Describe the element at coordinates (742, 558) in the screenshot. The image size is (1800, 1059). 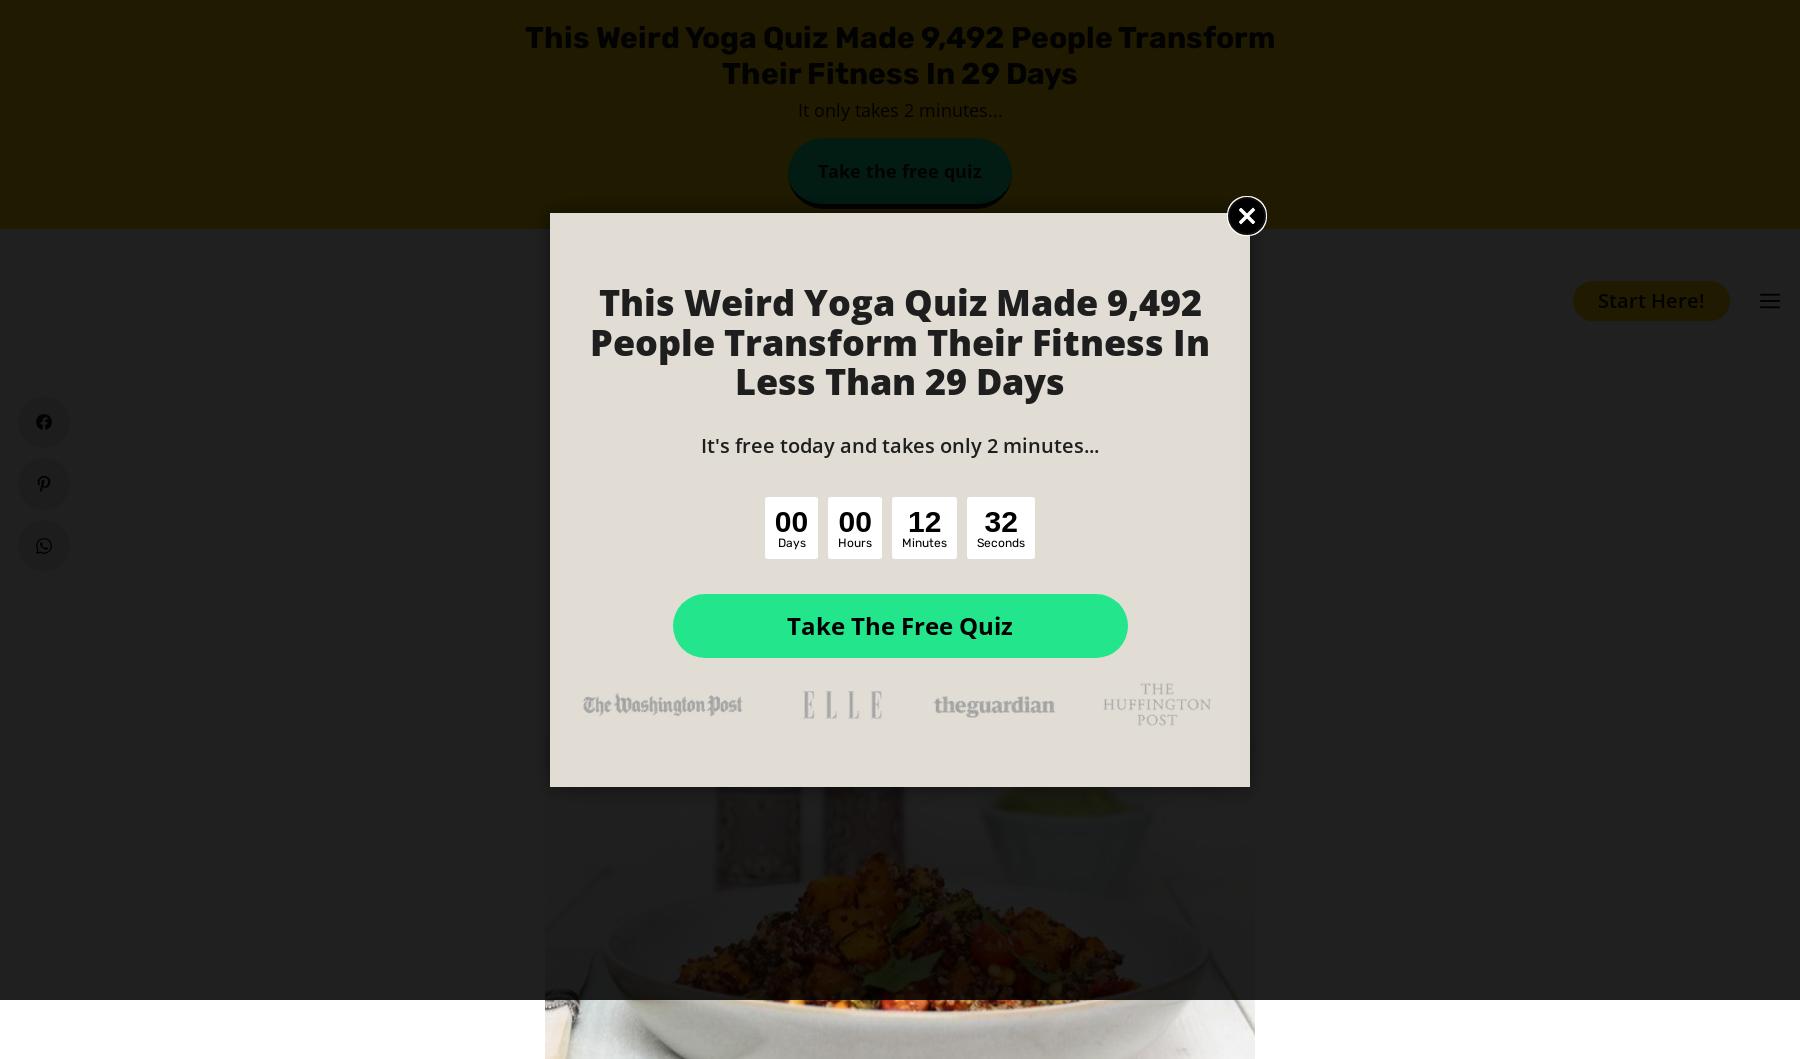
I see `'By'` at that location.